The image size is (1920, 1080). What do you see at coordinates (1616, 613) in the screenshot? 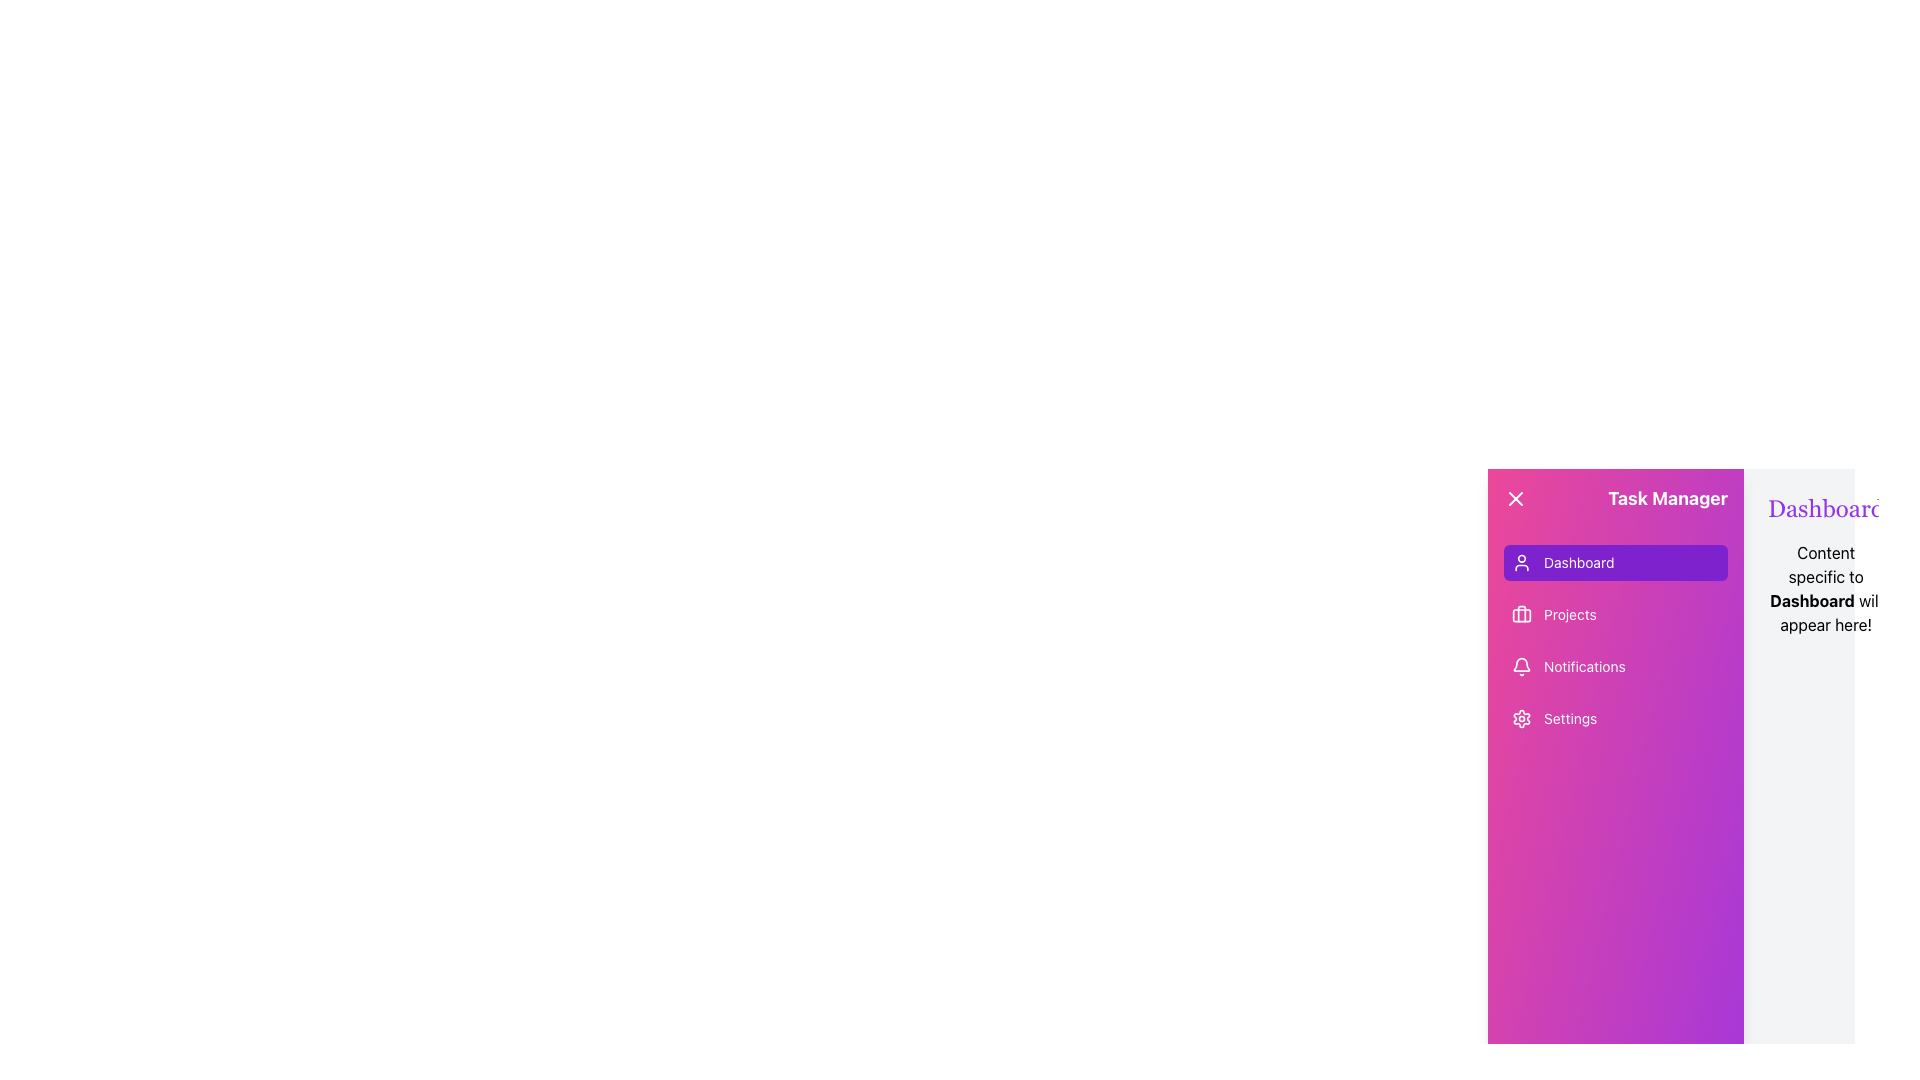
I see `the 'Projects' navigation item located in the vertical menu, which is the second item from the top under 'Dashboard'` at bounding box center [1616, 613].